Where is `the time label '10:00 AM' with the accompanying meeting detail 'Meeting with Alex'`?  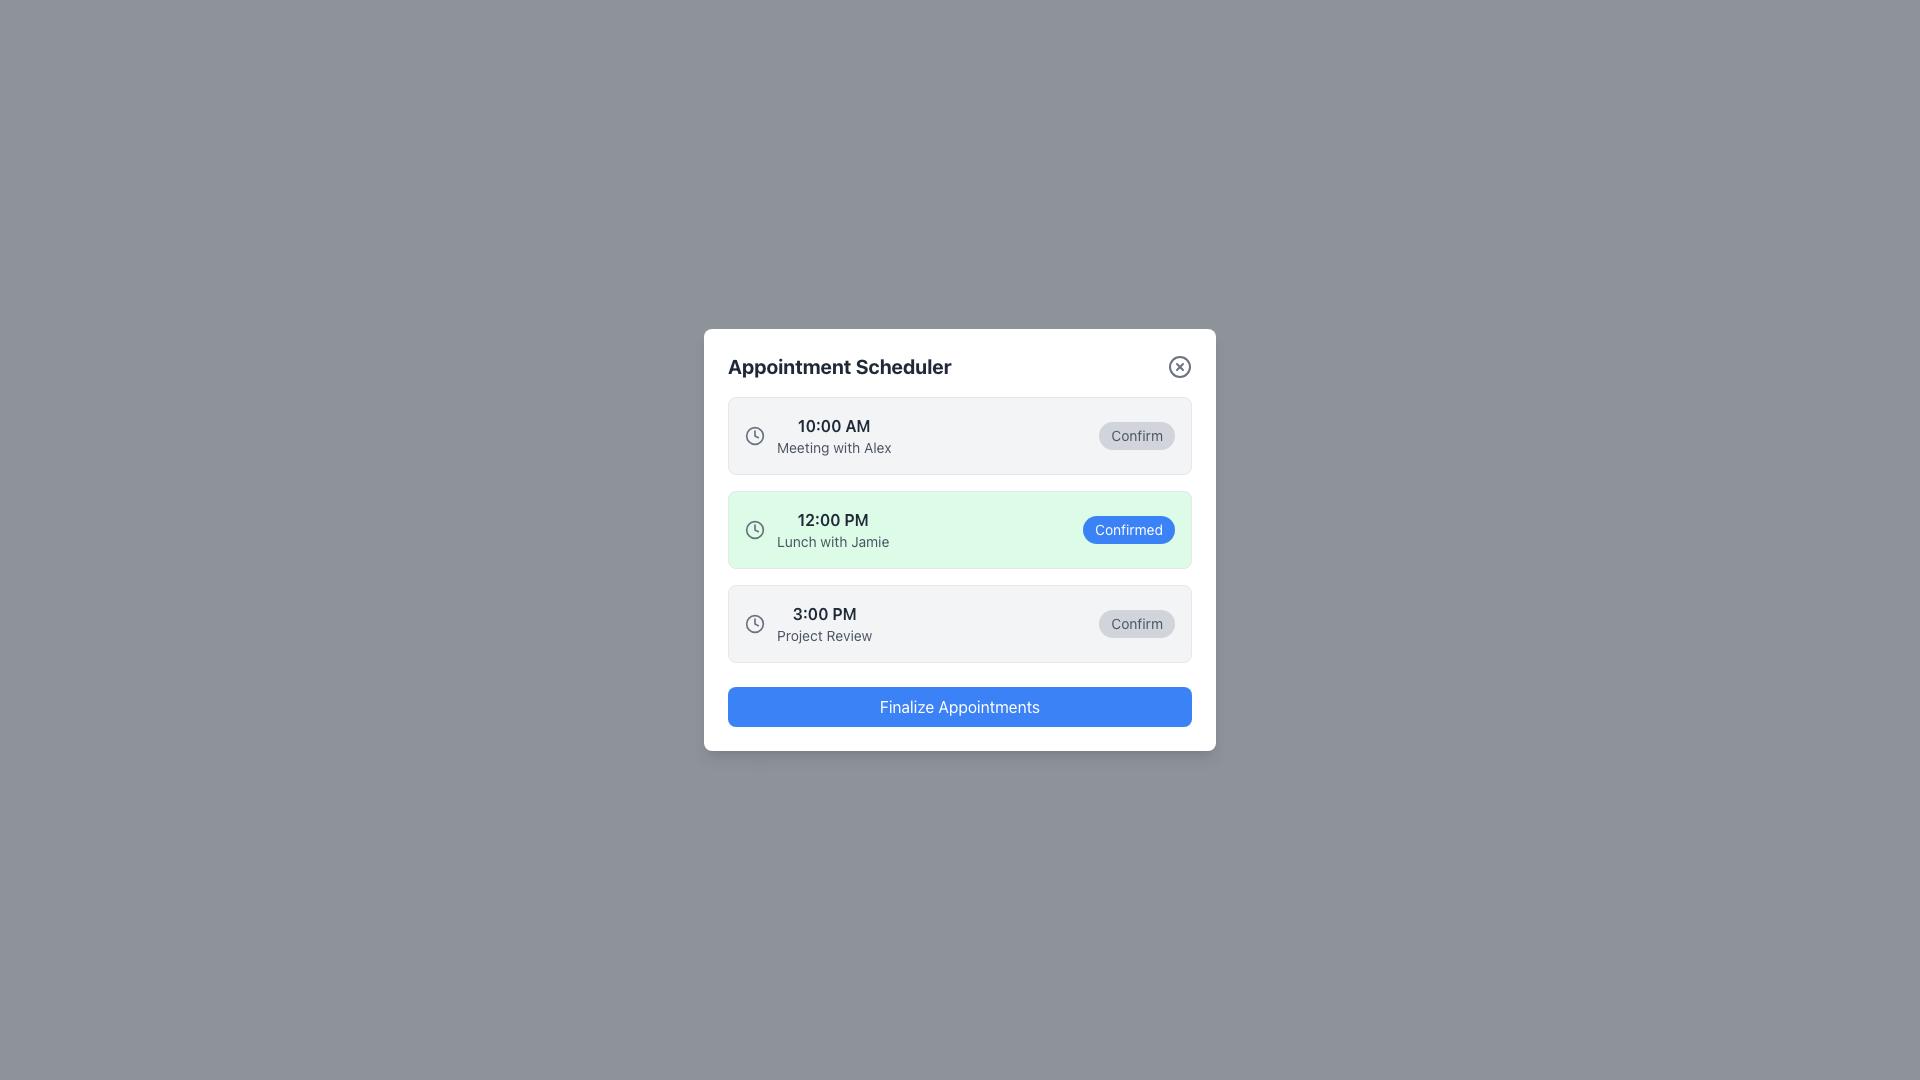
the time label '10:00 AM' with the accompanying meeting detail 'Meeting with Alex' is located at coordinates (817, 434).